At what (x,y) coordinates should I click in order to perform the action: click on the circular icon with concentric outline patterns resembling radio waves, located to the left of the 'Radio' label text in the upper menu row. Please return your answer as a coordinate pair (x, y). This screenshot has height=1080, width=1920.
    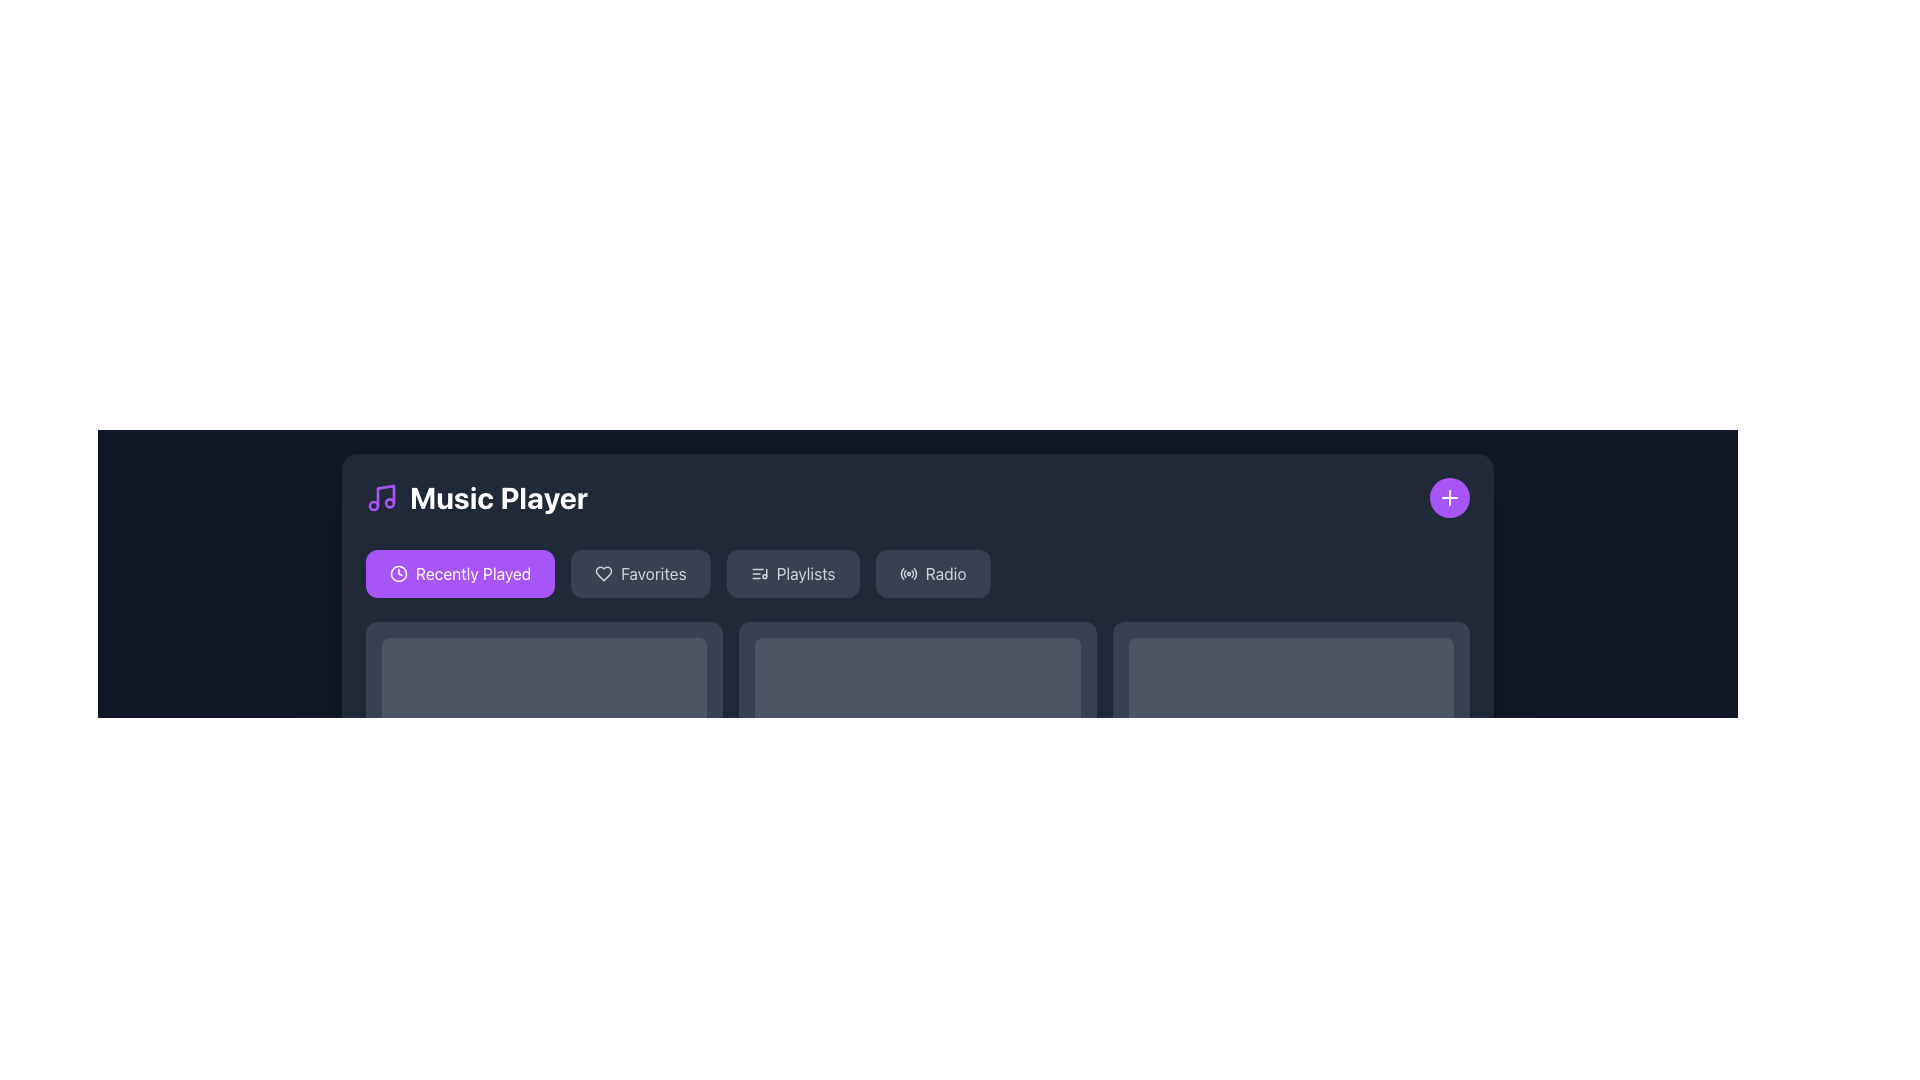
    Looking at the image, I should click on (907, 574).